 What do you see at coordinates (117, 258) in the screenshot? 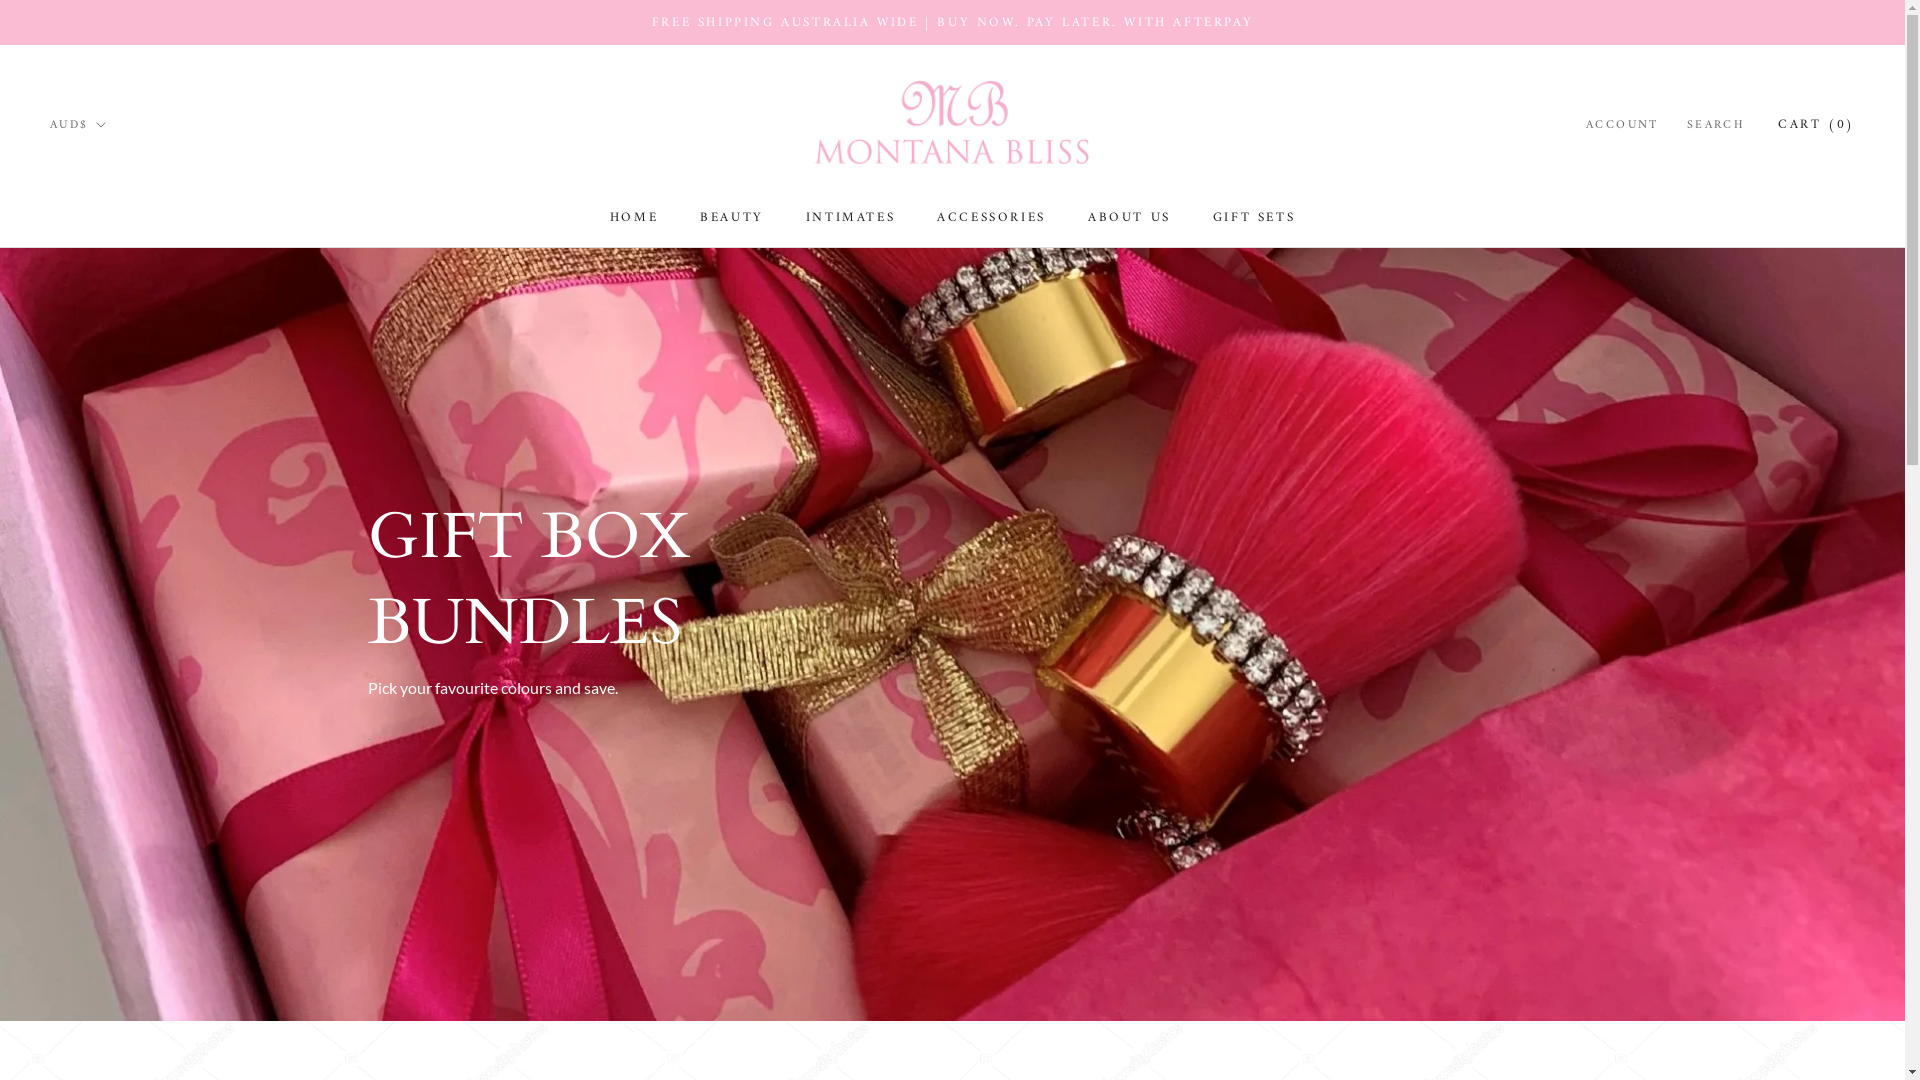
I see `'AMD'` at bounding box center [117, 258].